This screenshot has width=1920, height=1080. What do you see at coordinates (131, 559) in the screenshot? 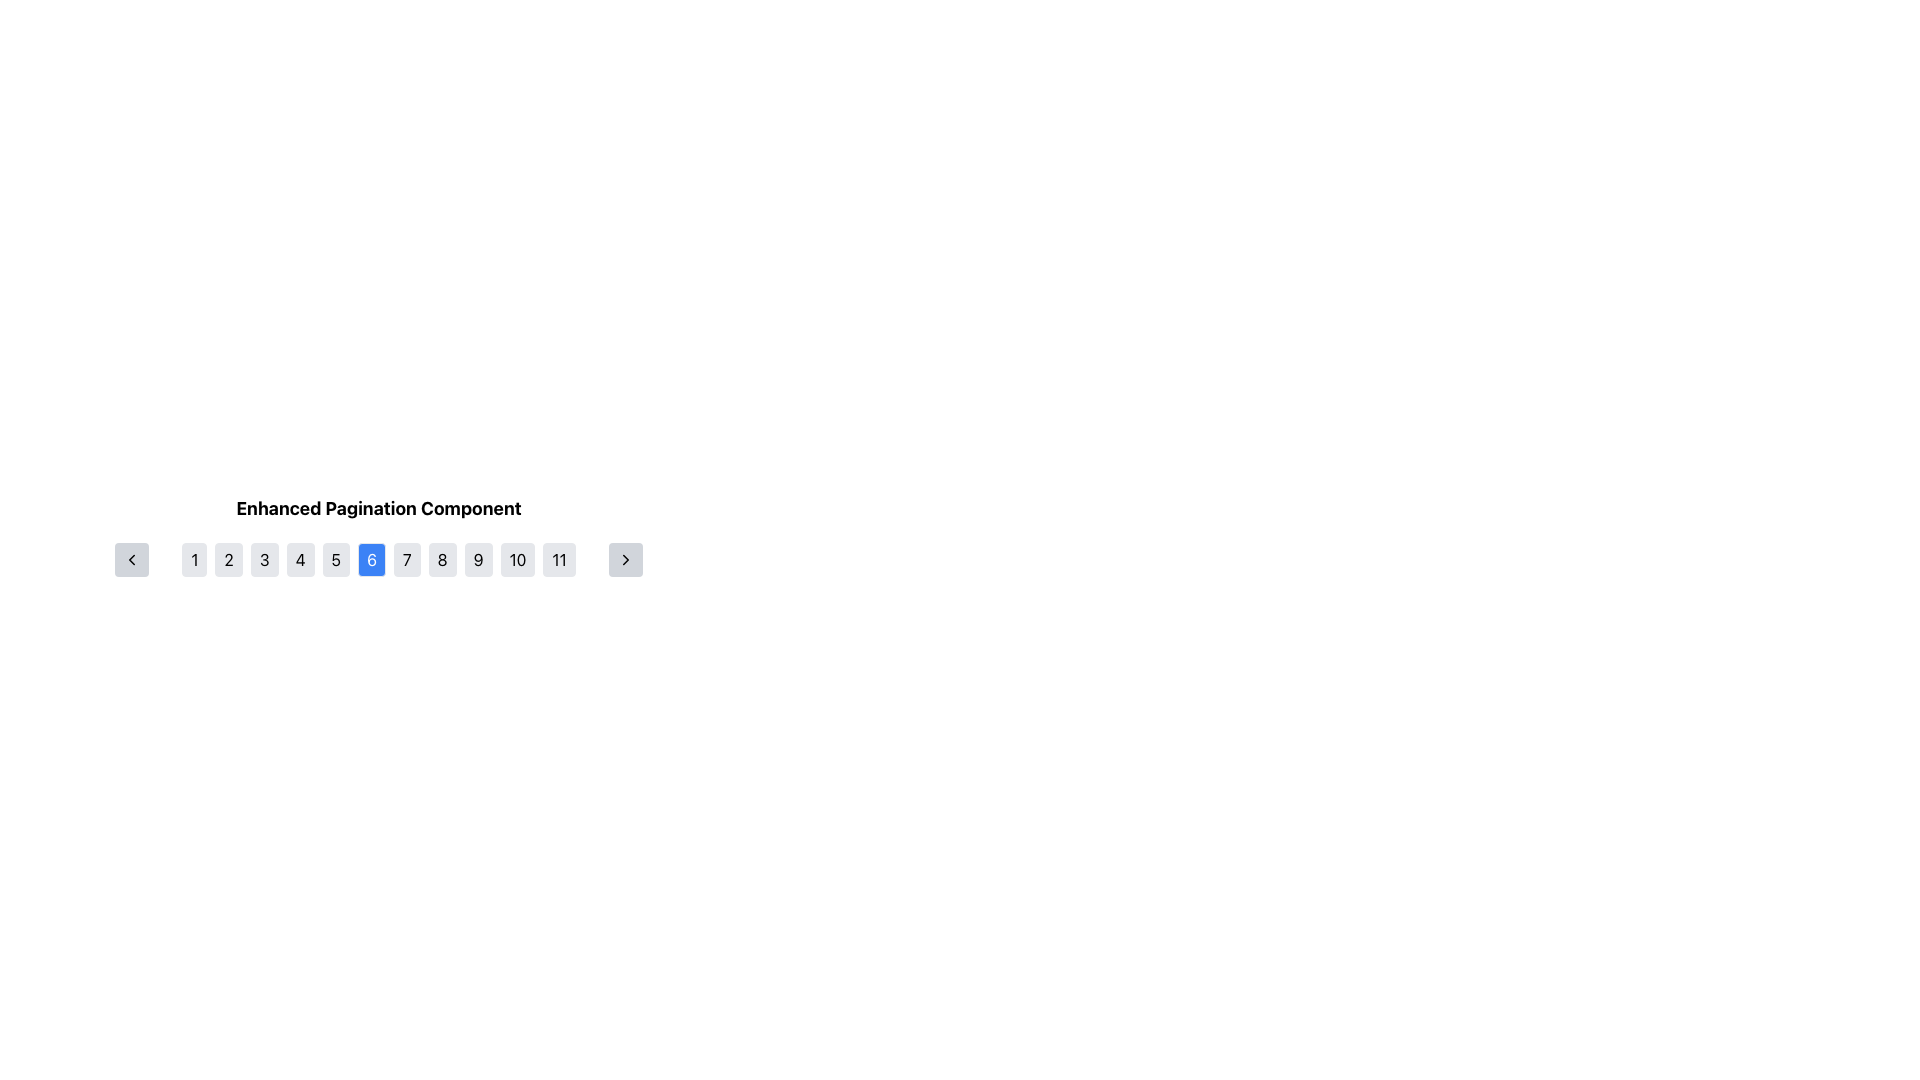
I see `the Chevron Icon button located at the far left of the pagination row` at bounding box center [131, 559].